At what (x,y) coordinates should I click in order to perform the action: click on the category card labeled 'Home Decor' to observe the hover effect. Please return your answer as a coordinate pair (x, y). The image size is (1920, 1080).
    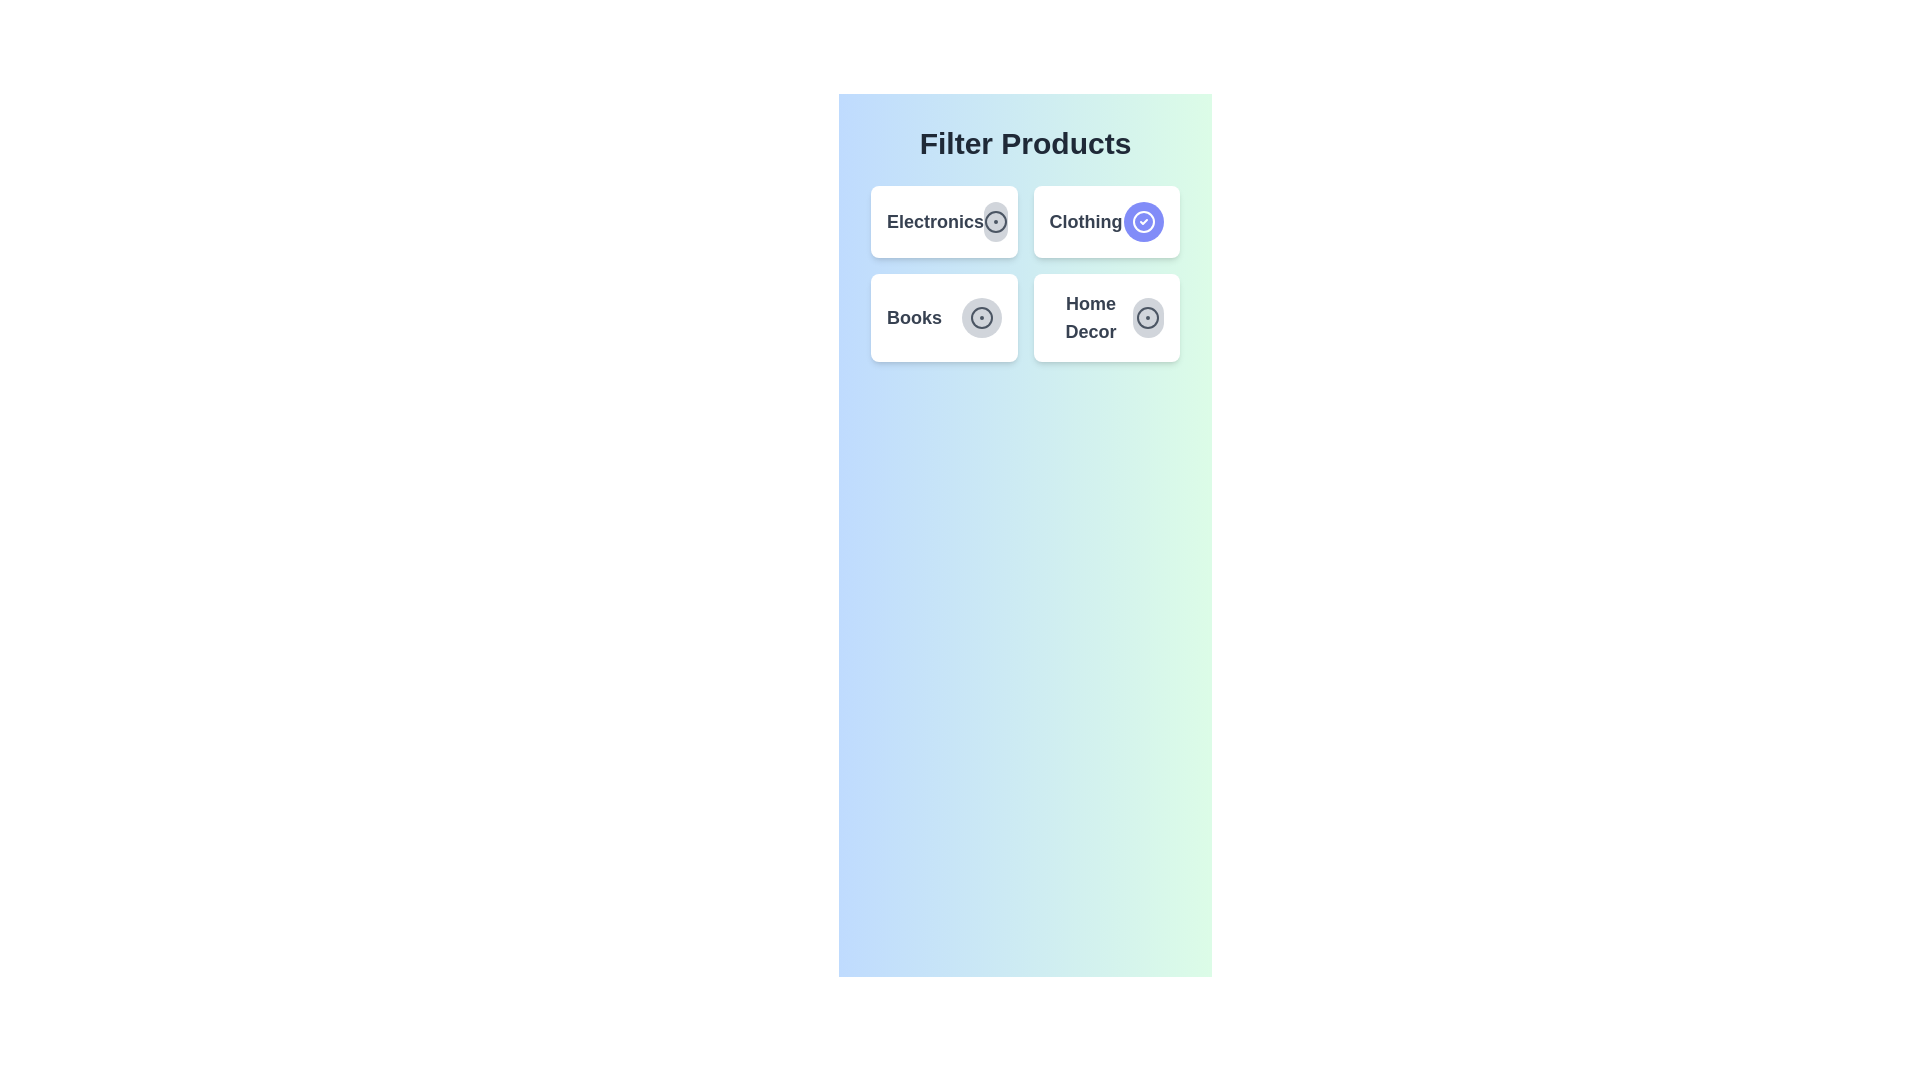
    Looking at the image, I should click on (1105, 316).